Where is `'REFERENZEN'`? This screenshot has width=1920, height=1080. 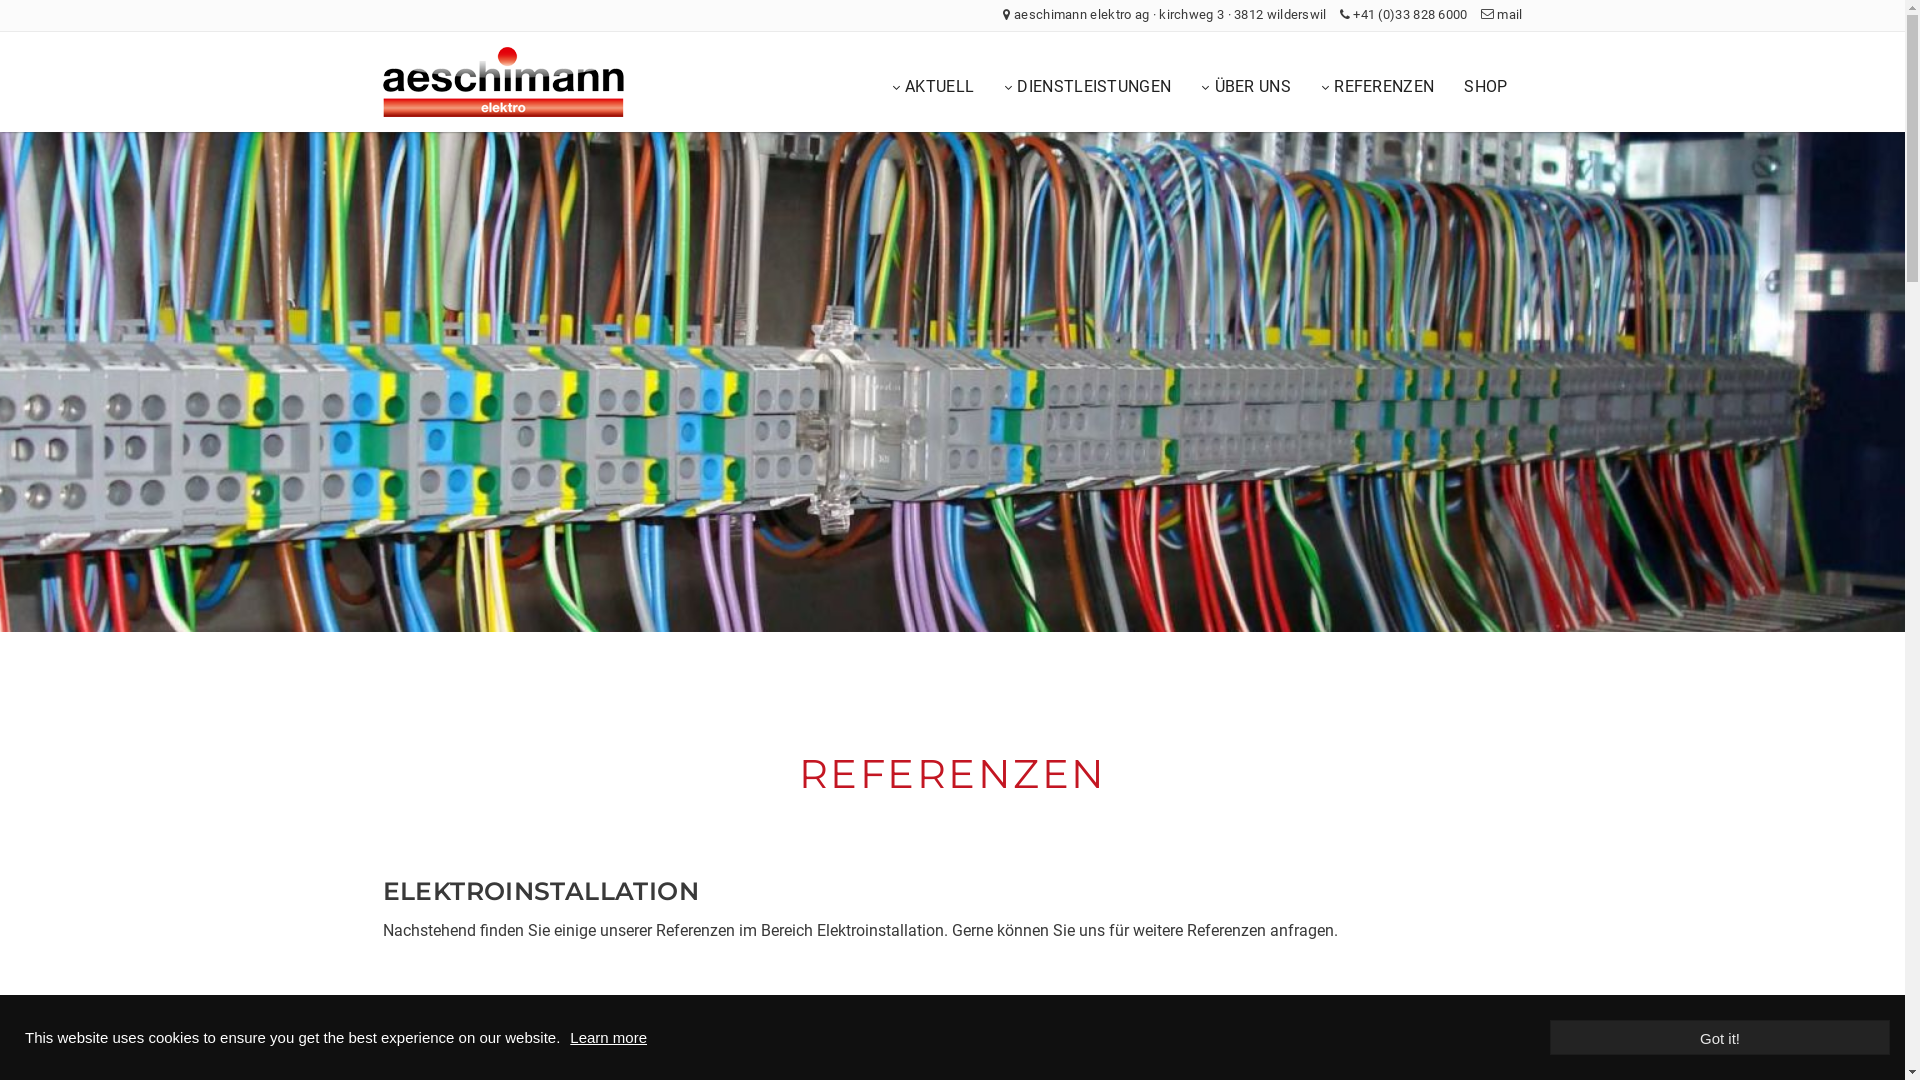 'REFERENZEN' is located at coordinates (1376, 86).